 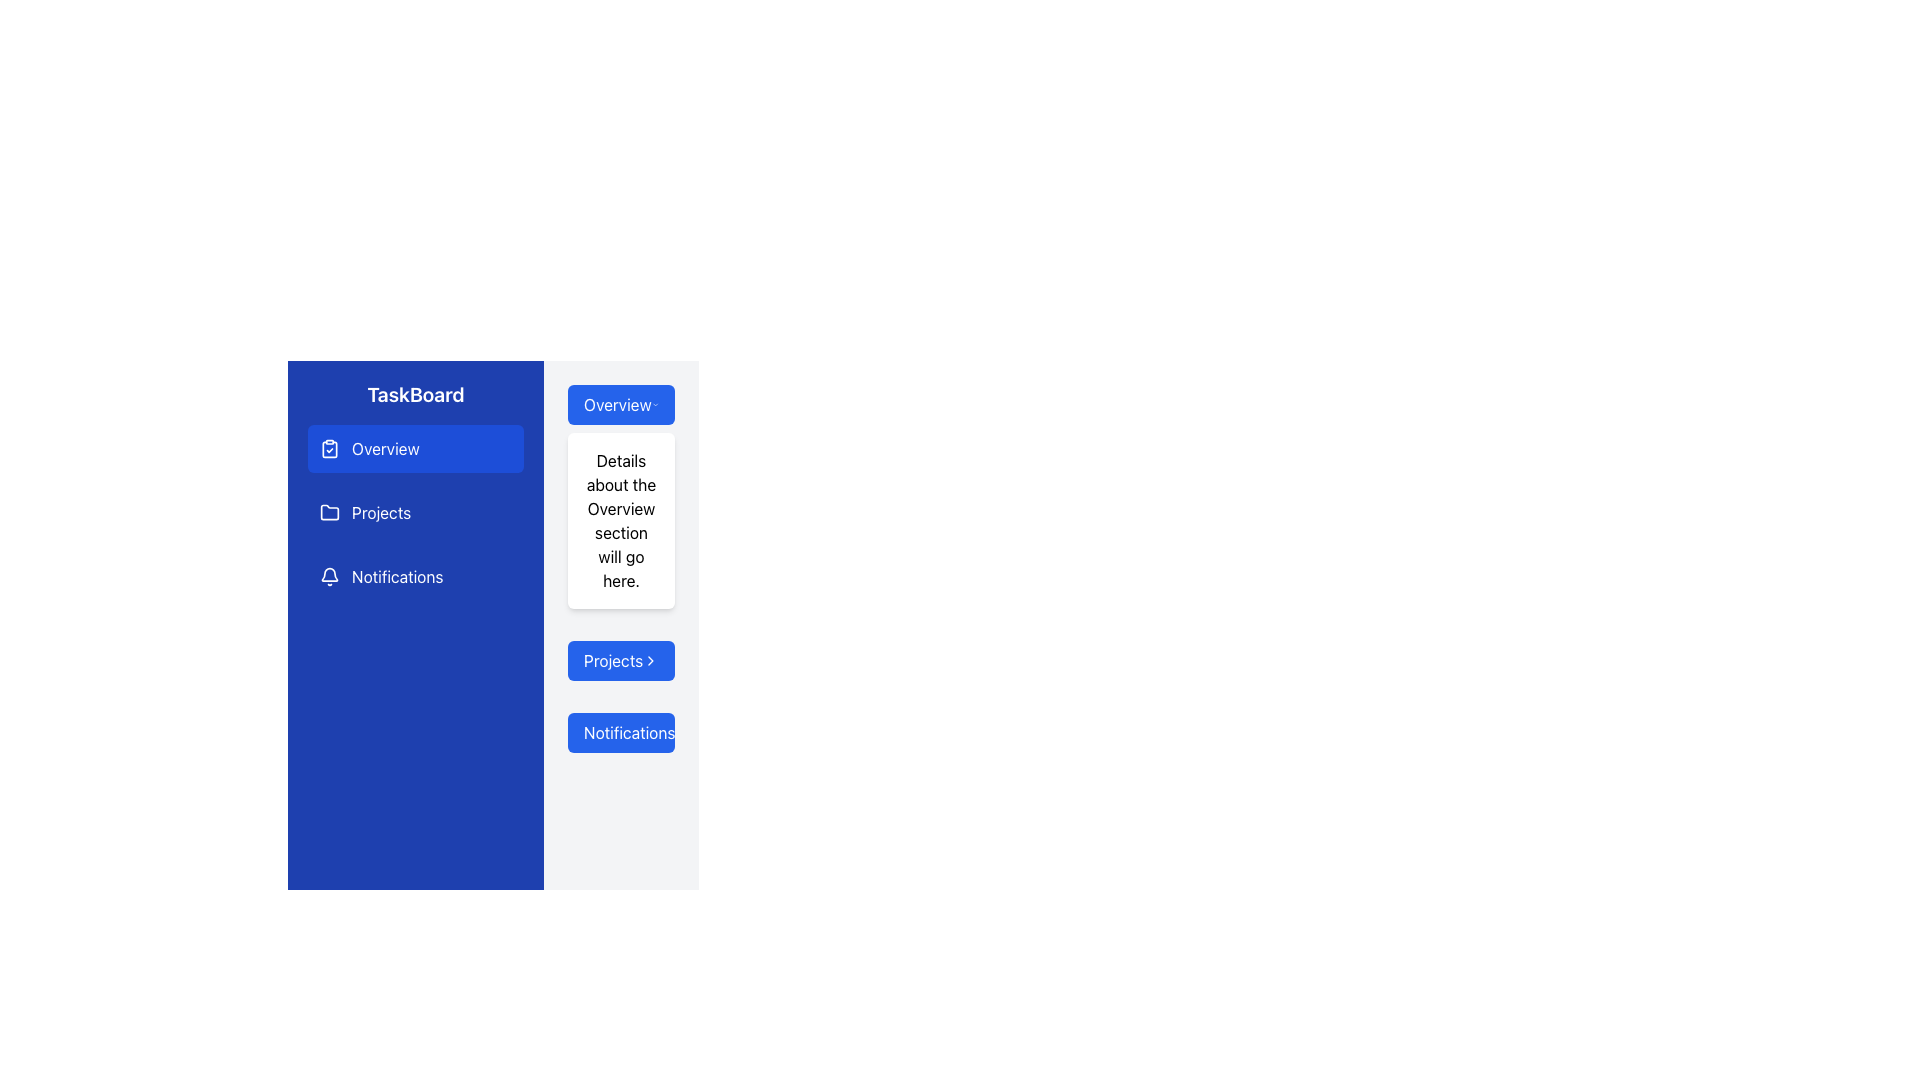 I want to click on the 'Overview' text label in the sidebar menu, so click(x=385, y=447).